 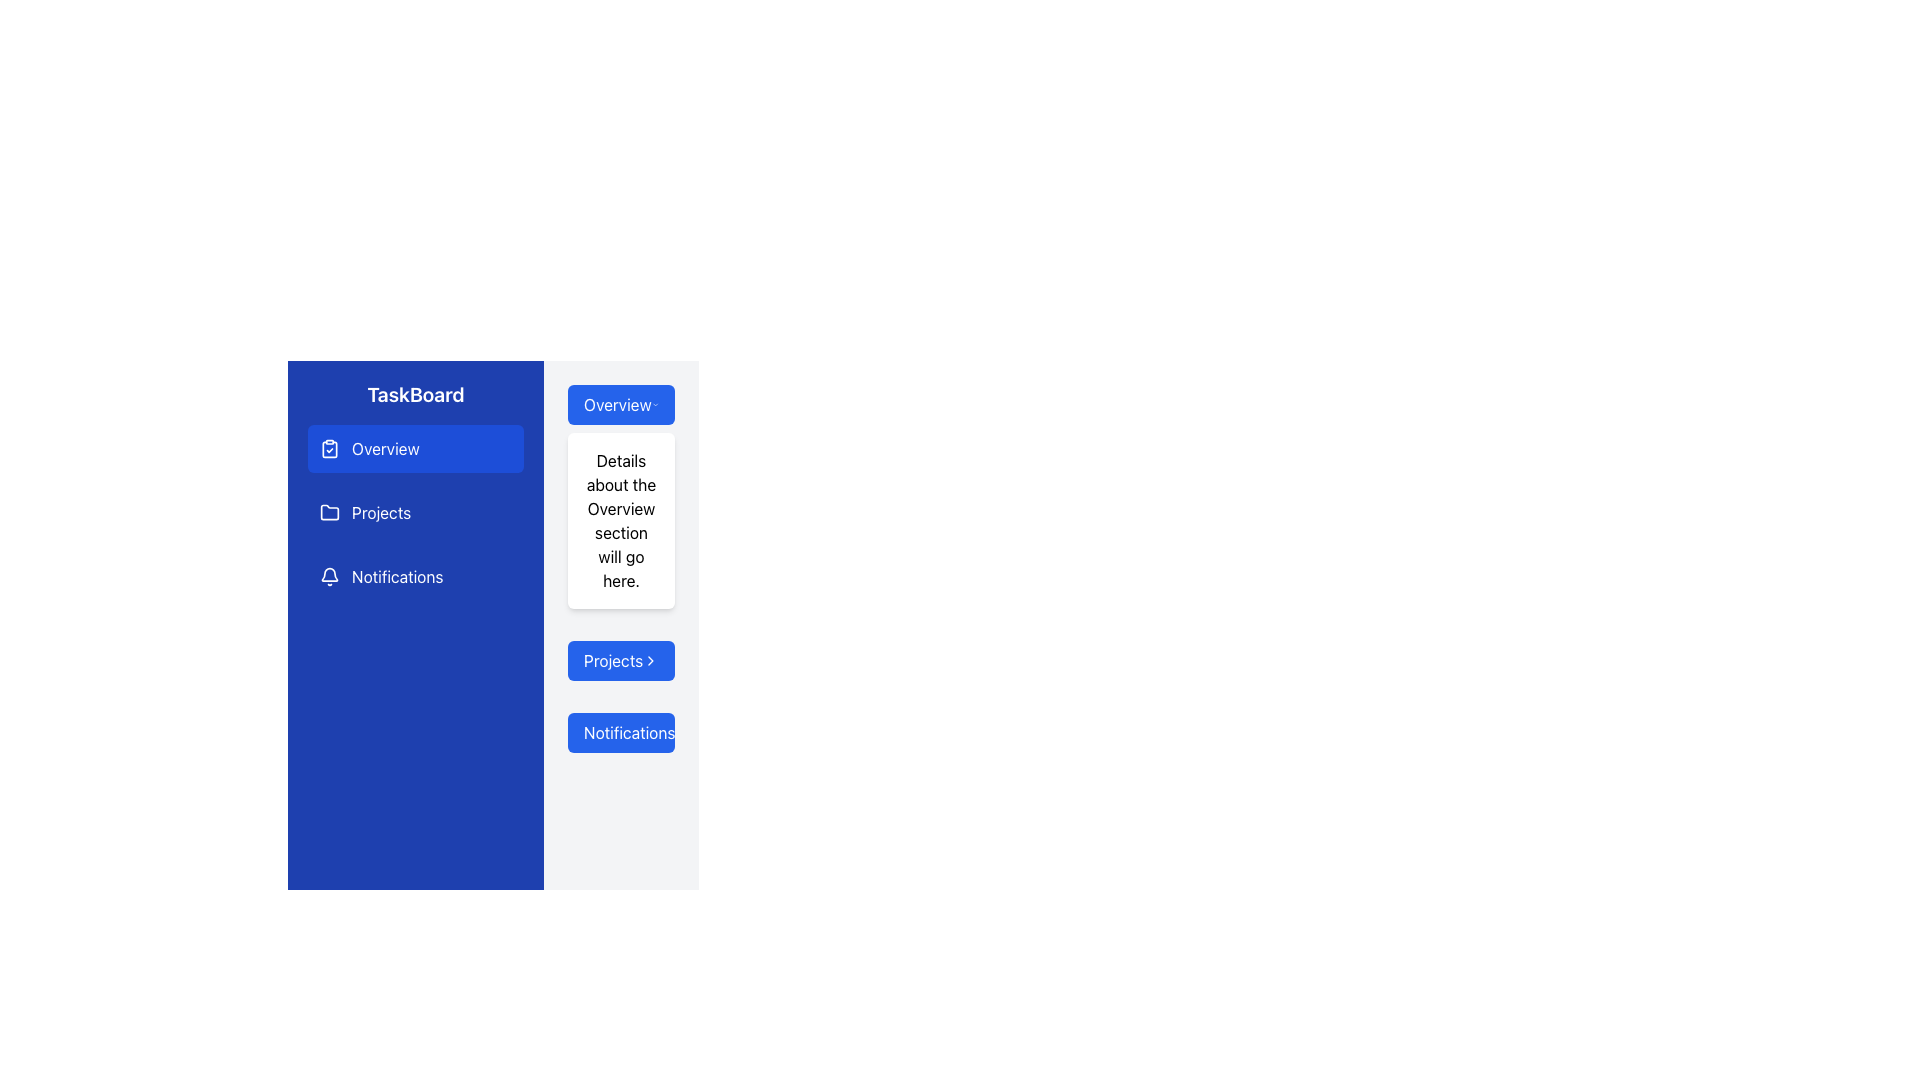 I want to click on the 'Overview' text label in the sidebar menu, so click(x=385, y=447).